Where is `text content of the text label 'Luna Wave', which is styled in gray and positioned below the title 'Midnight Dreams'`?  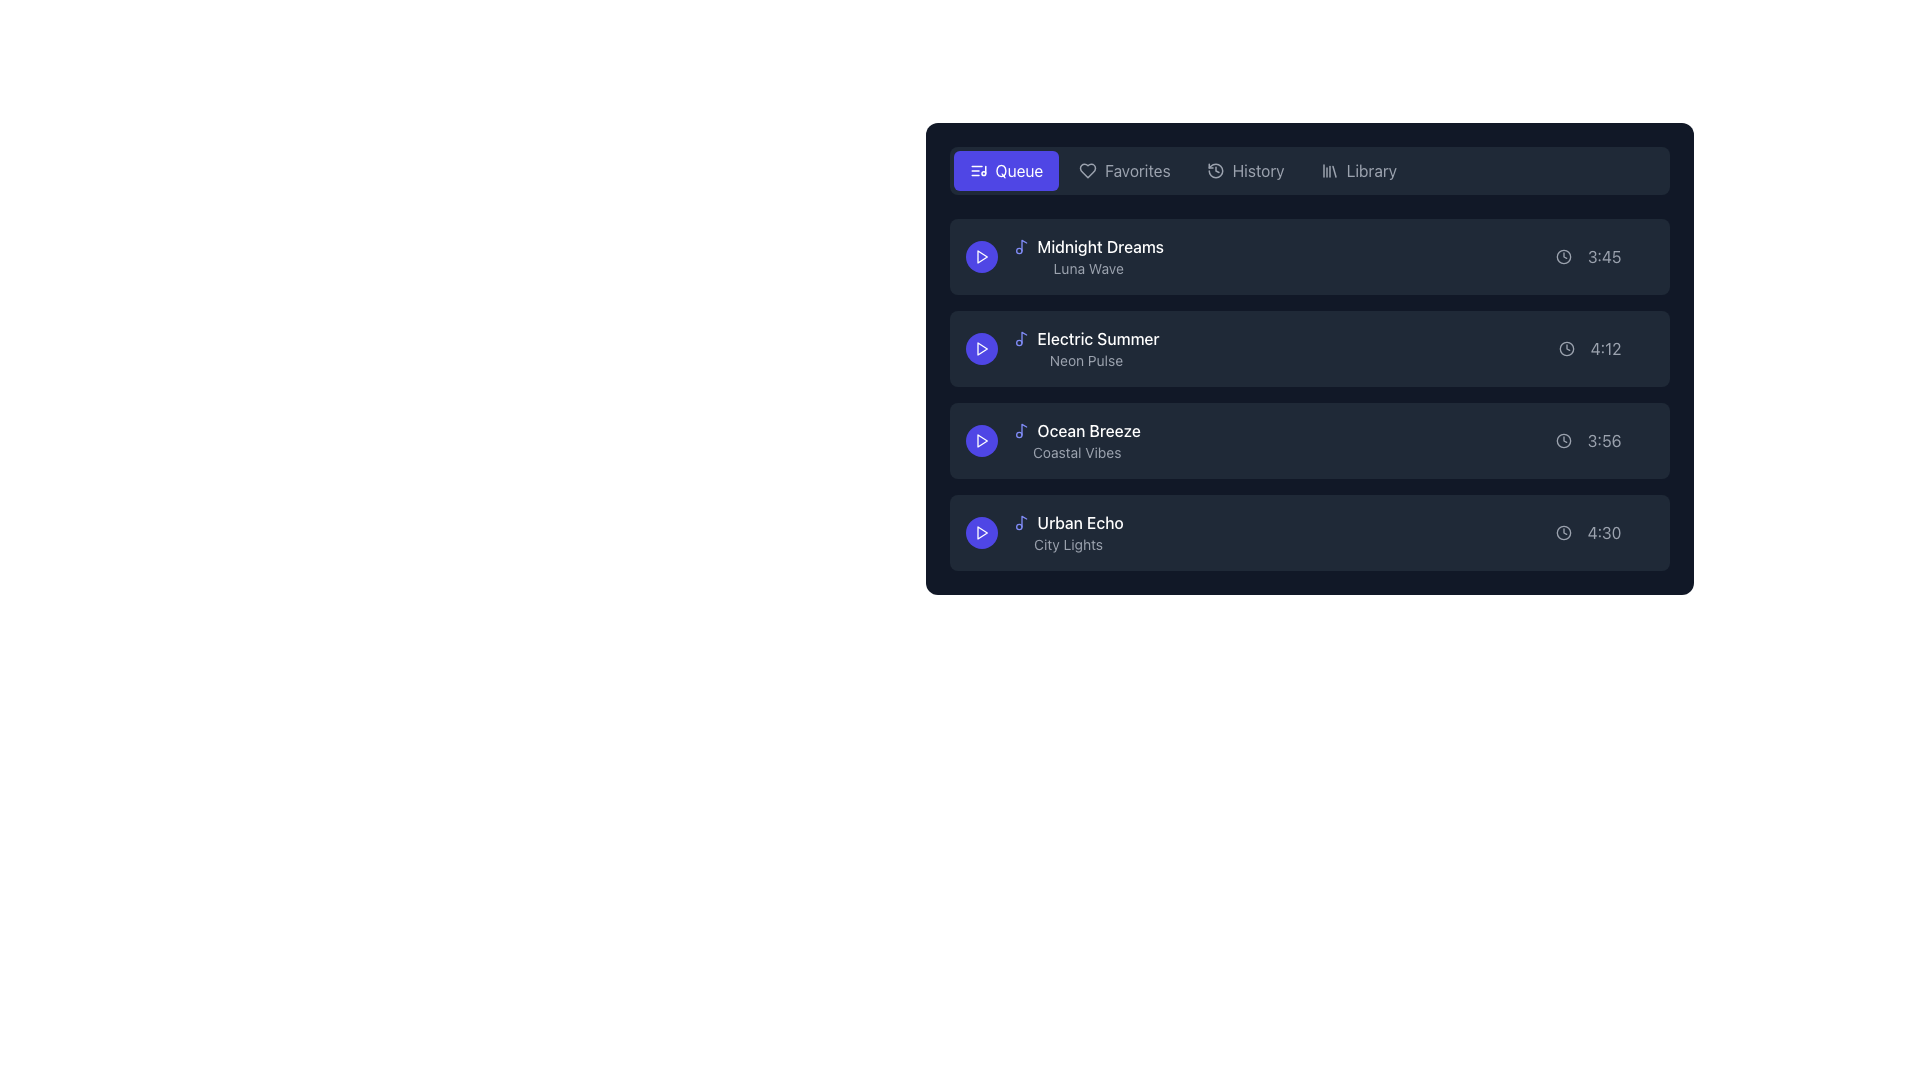 text content of the text label 'Luna Wave', which is styled in gray and positioned below the title 'Midnight Dreams' is located at coordinates (1087, 268).